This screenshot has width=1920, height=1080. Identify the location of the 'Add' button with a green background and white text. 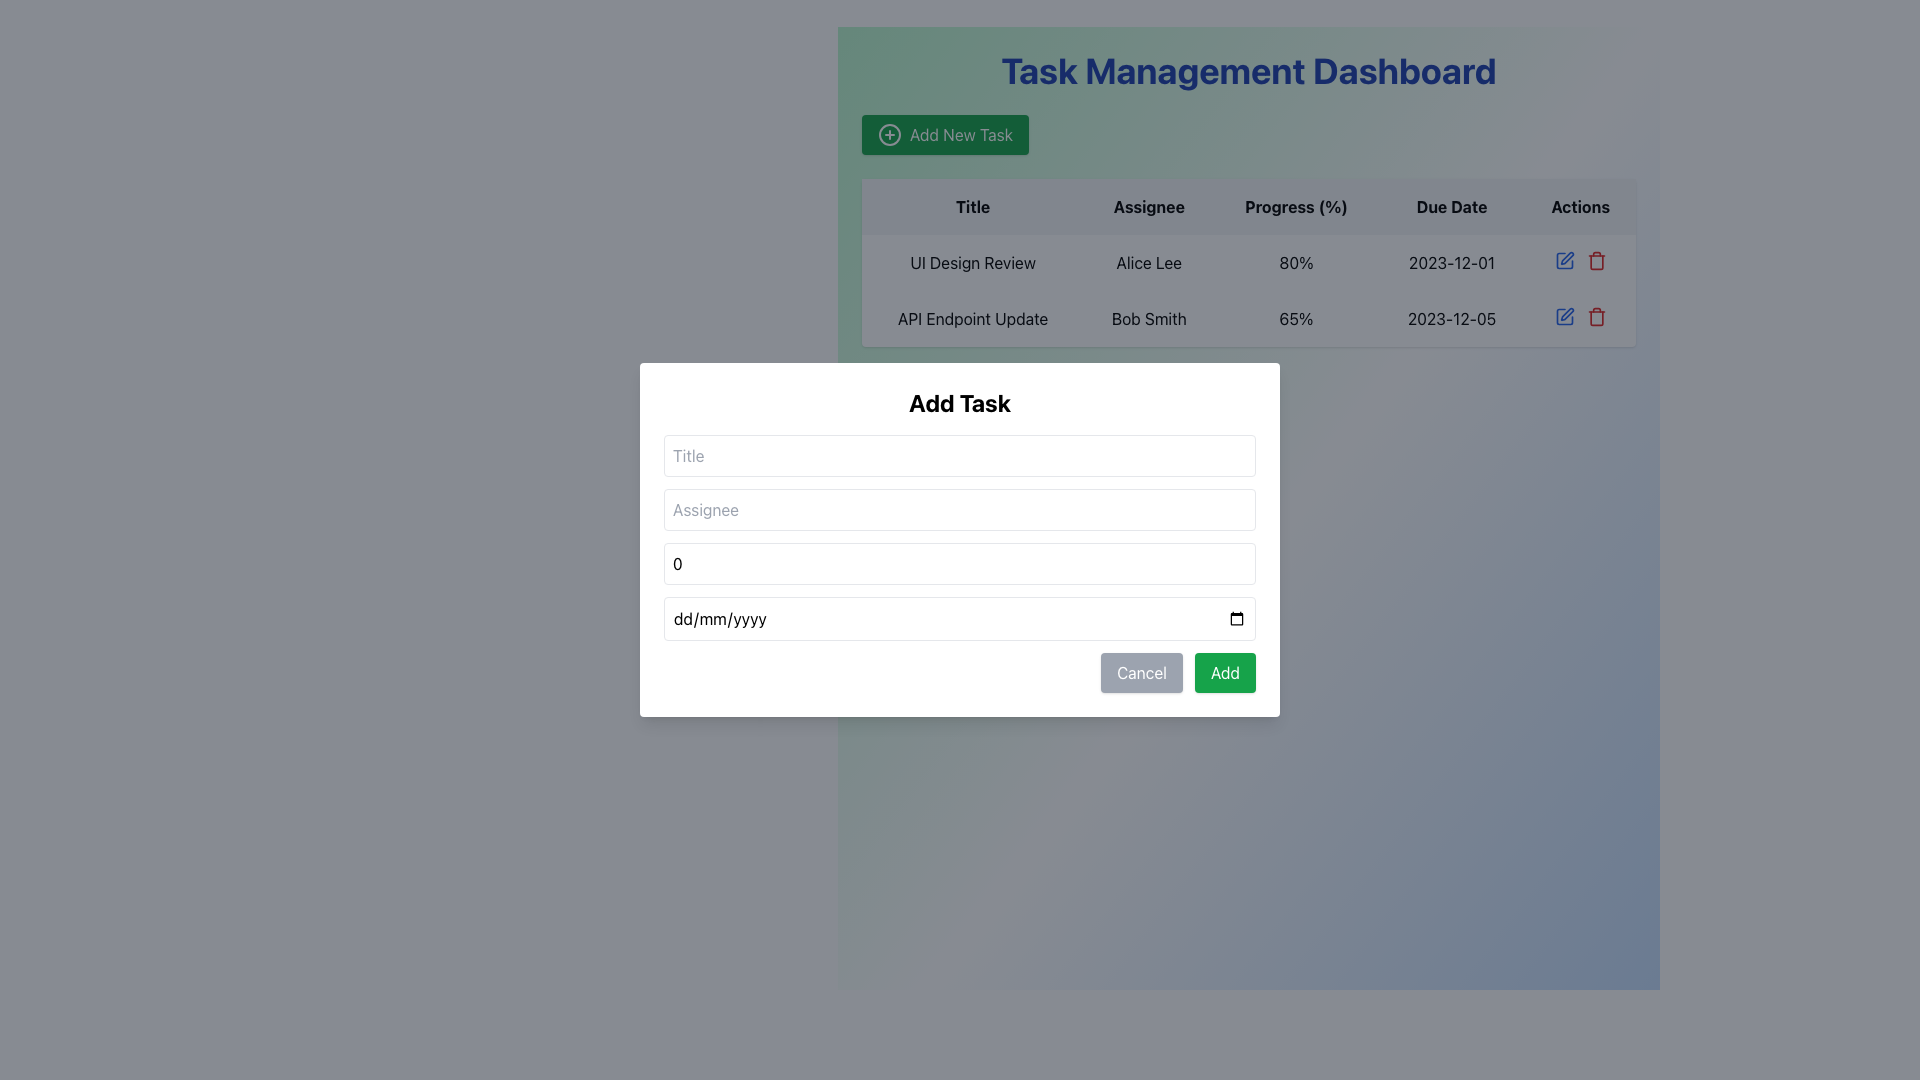
(1224, 672).